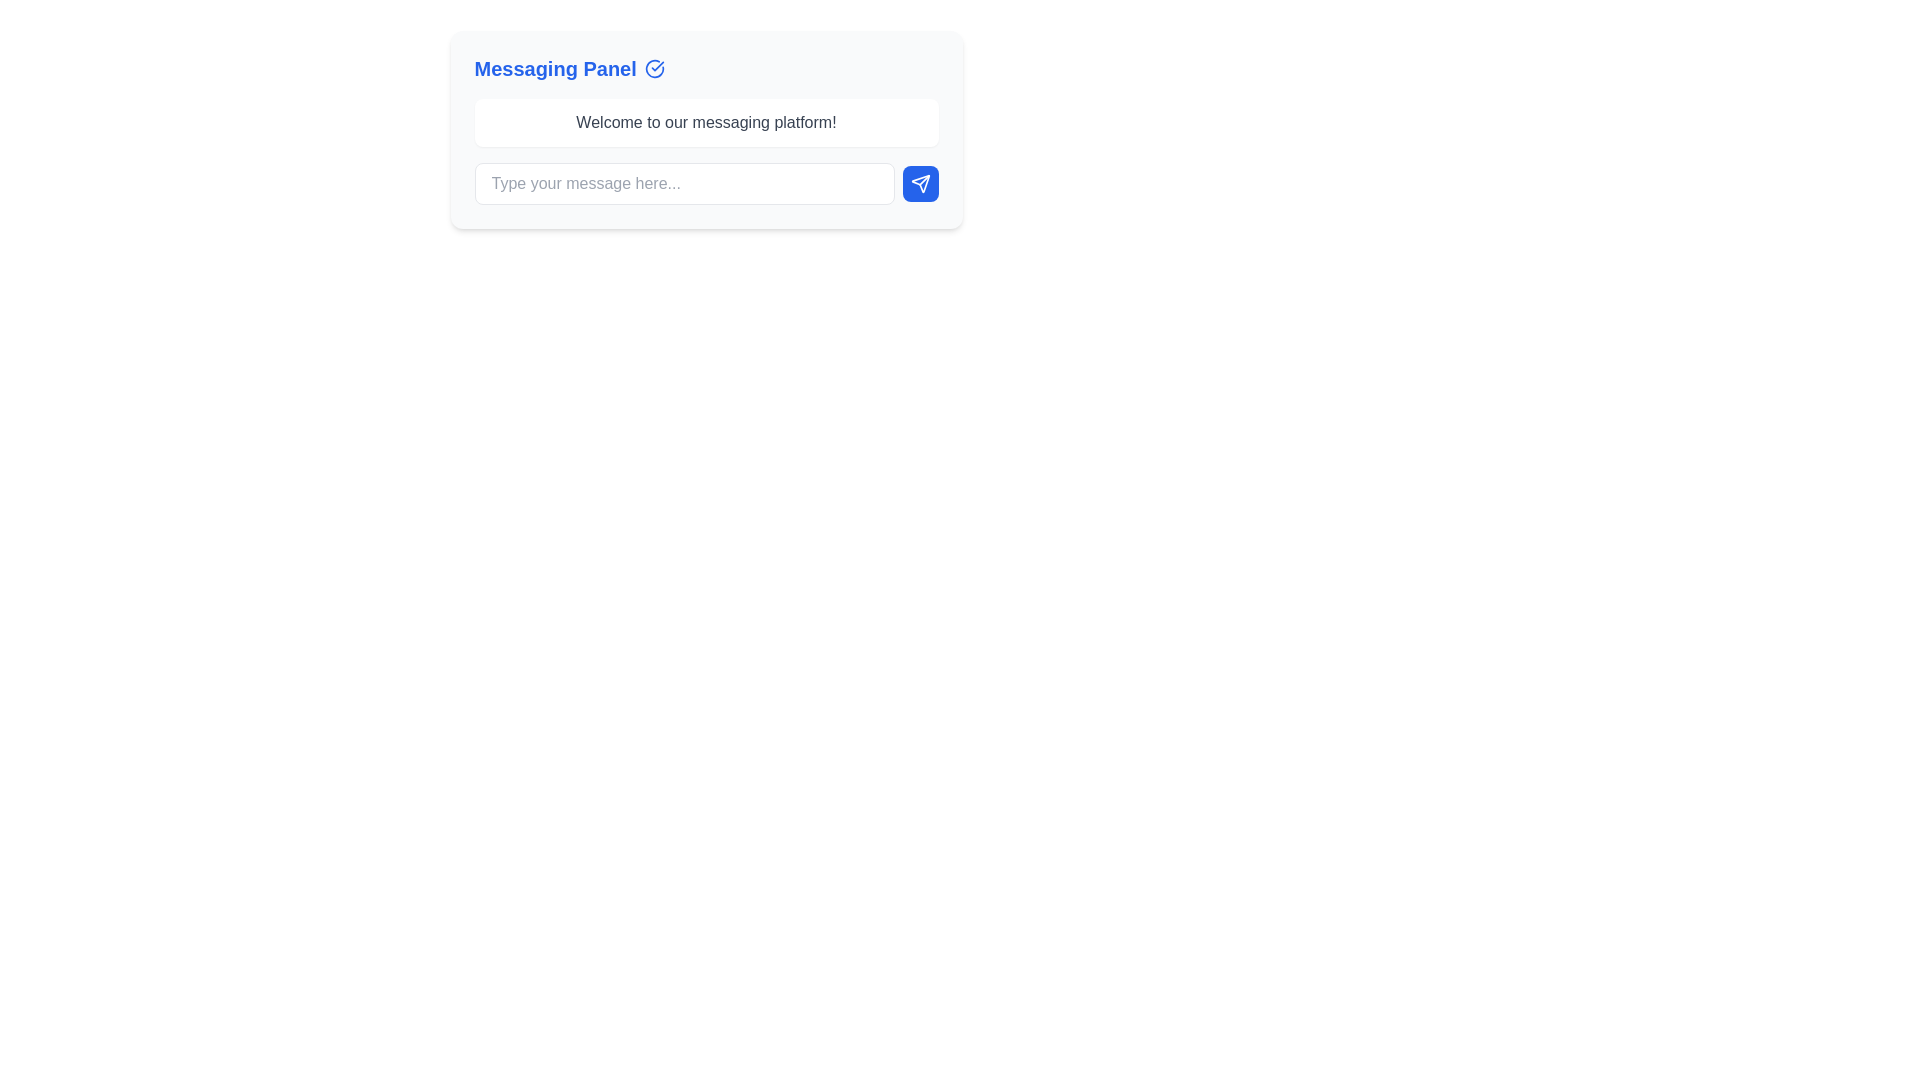  What do you see at coordinates (919, 184) in the screenshot?
I see `the rounded rectangular blue button with a white paper plane icon` at bounding box center [919, 184].